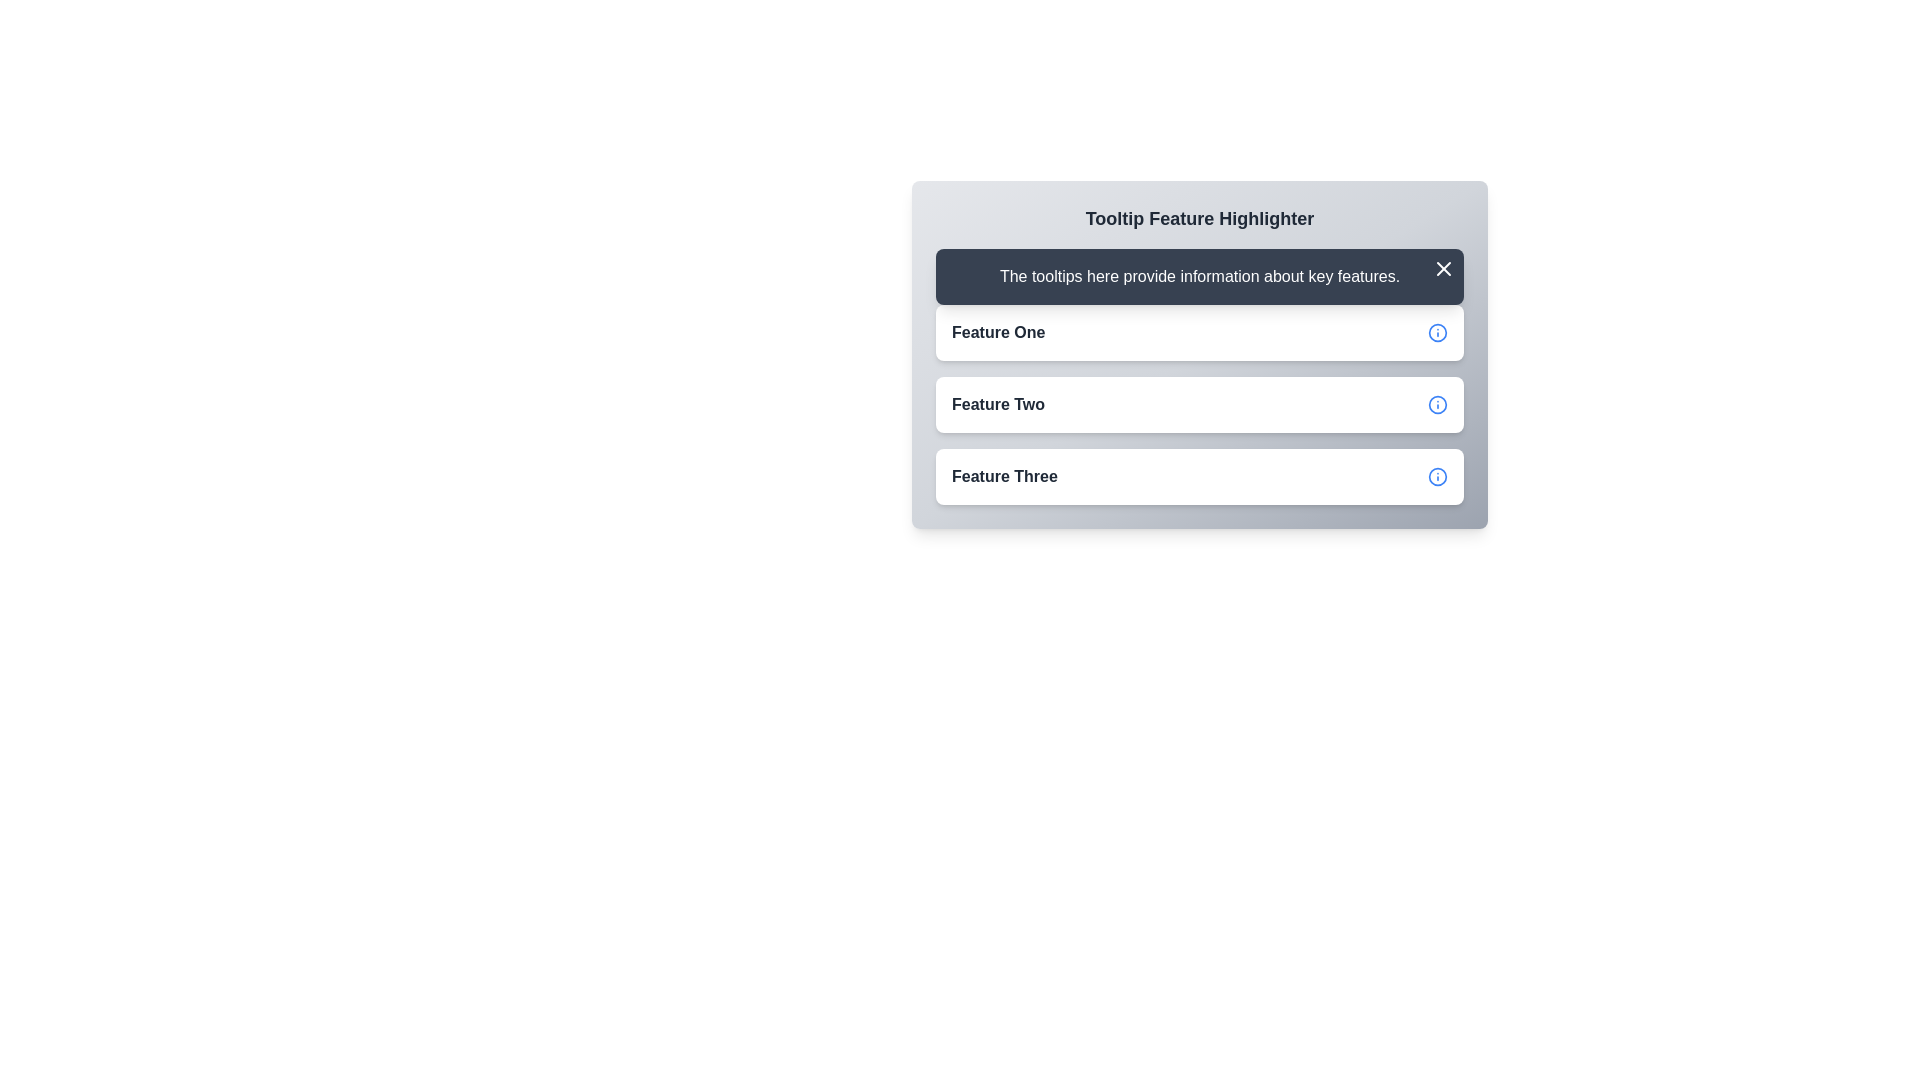 The height and width of the screenshot is (1080, 1920). What do you see at coordinates (1200, 277) in the screenshot?
I see `the Text Display Area that provides guidance or context about the interface` at bounding box center [1200, 277].